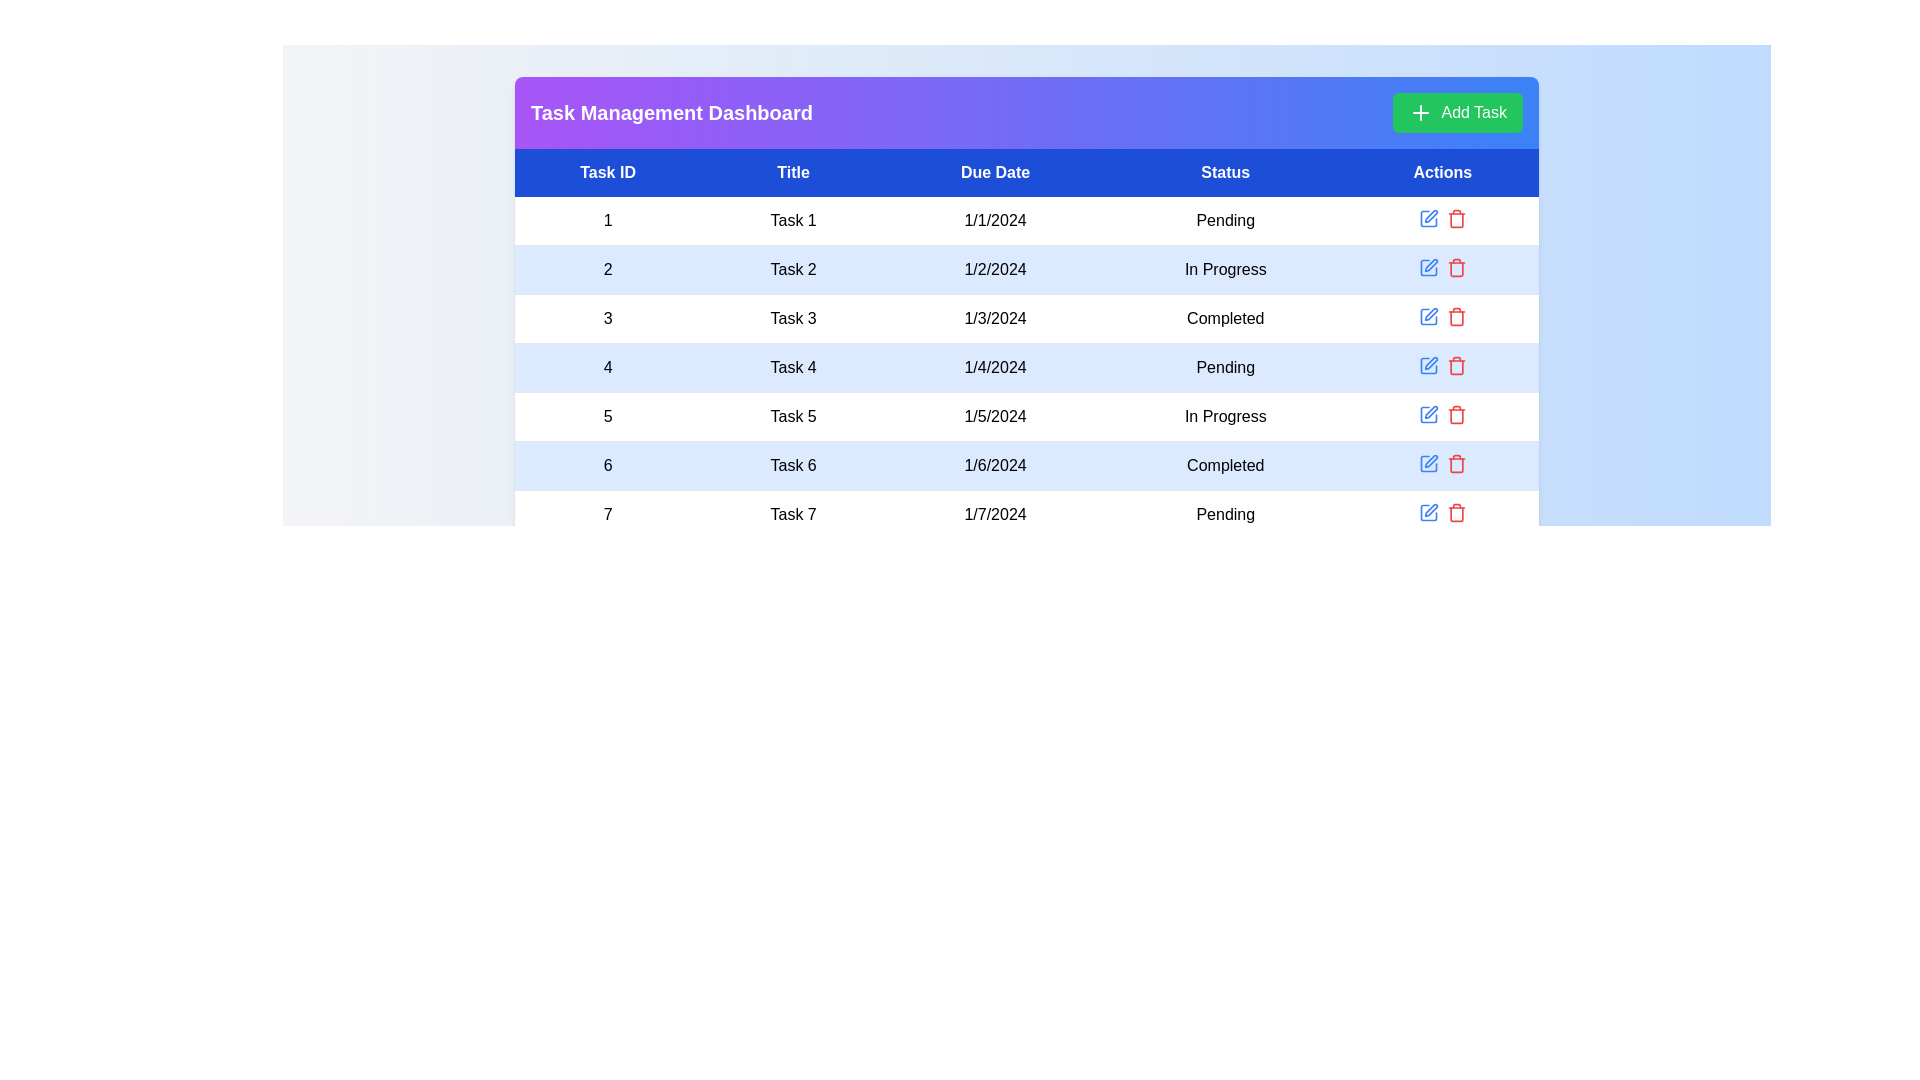 The width and height of the screenshot is (1920, 1080). I want to click on delete icon for the task with ID 2, so click(1456, 266).